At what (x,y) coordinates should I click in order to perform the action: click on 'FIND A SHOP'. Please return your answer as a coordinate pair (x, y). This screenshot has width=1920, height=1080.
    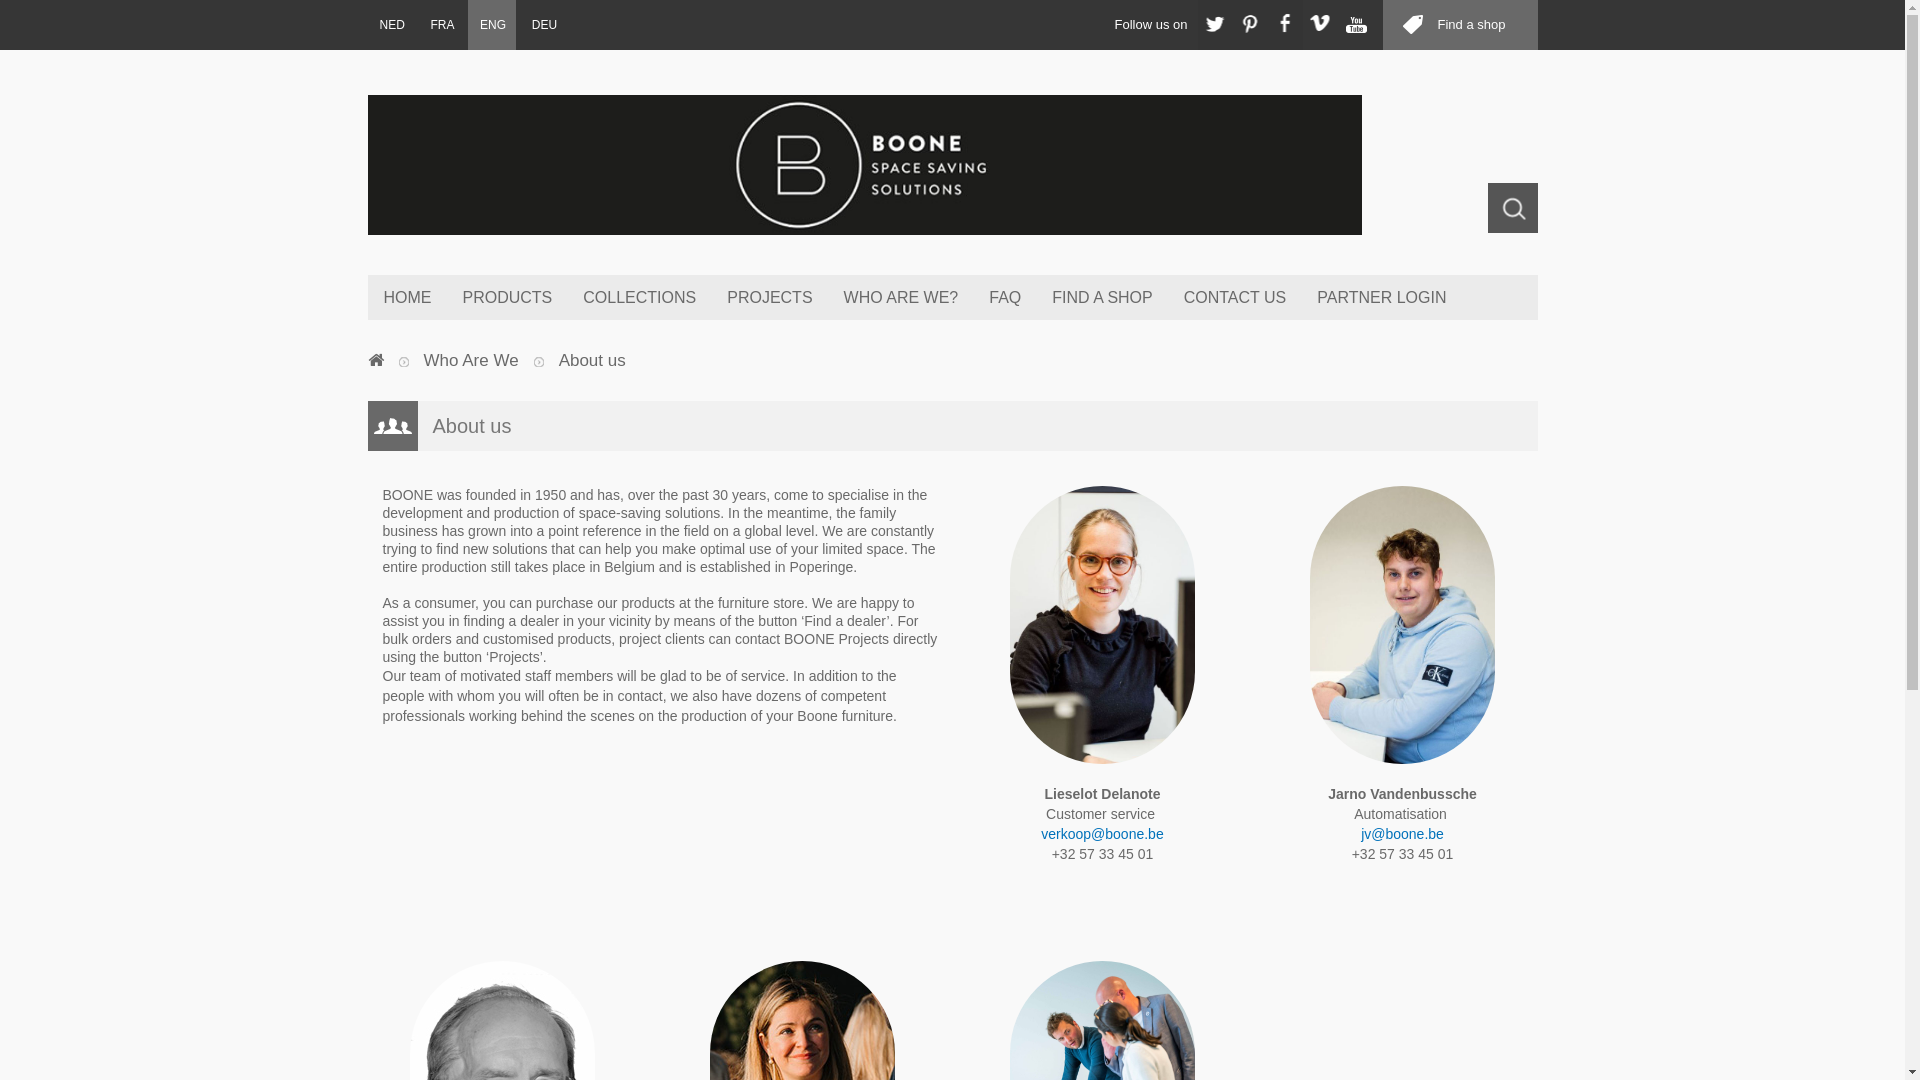
    Looking at the image, I should click on (1100, 297).